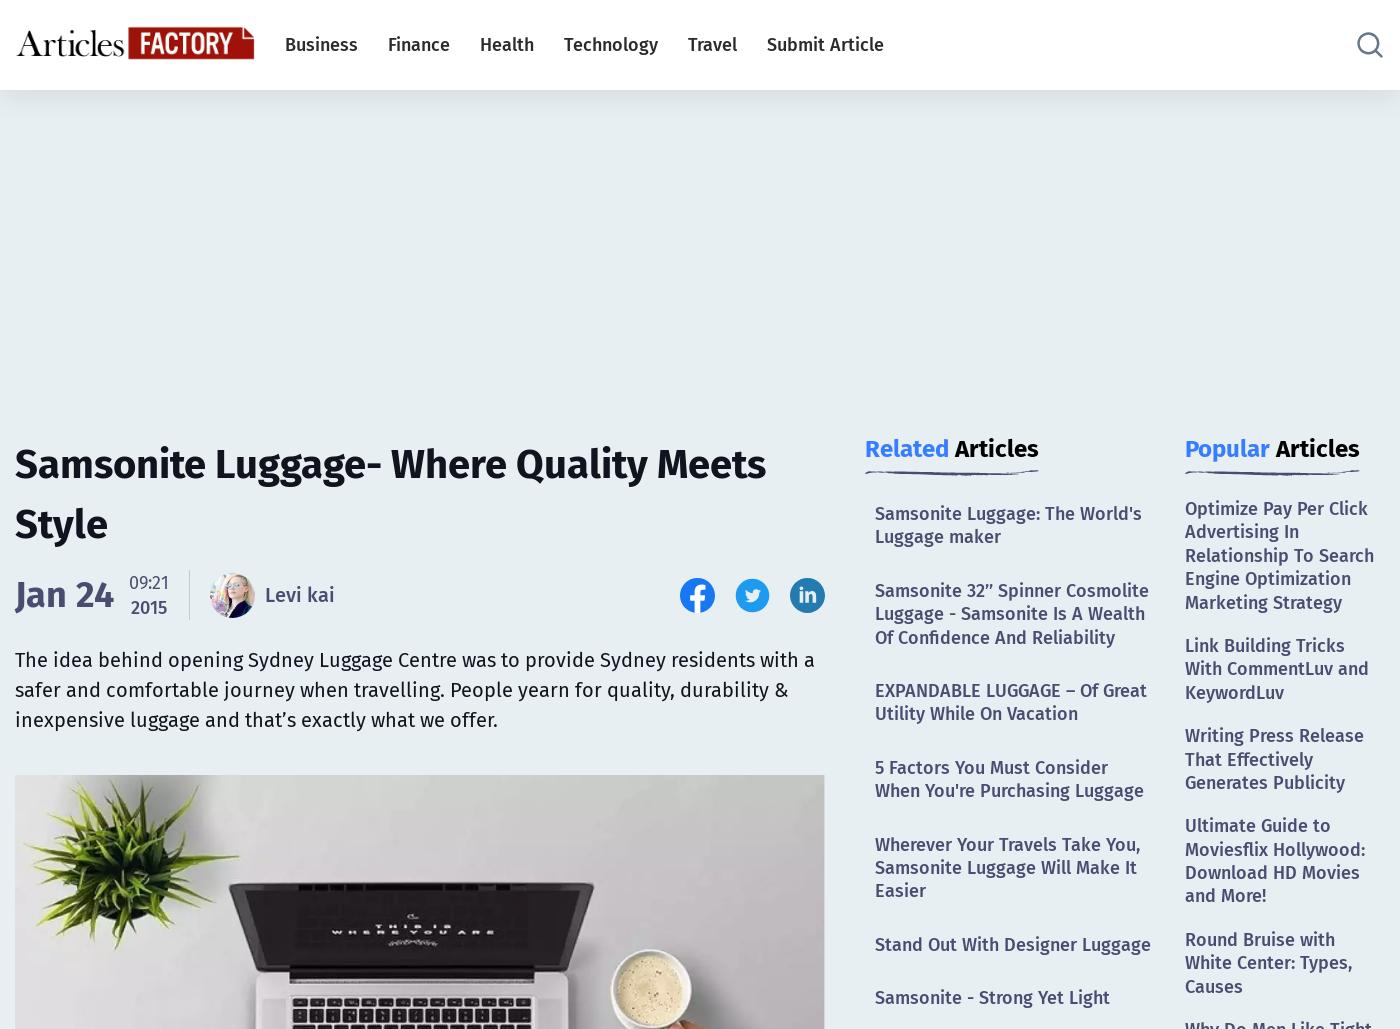 The width and height of the screenshot is (1400, 1029). What do you see at coordinates (875, 866) in the screenshot?
I see `'Wherever Your Travels Take You, Samsonite Luggage Will Make It Easier'` at bounding box center [875, 866].